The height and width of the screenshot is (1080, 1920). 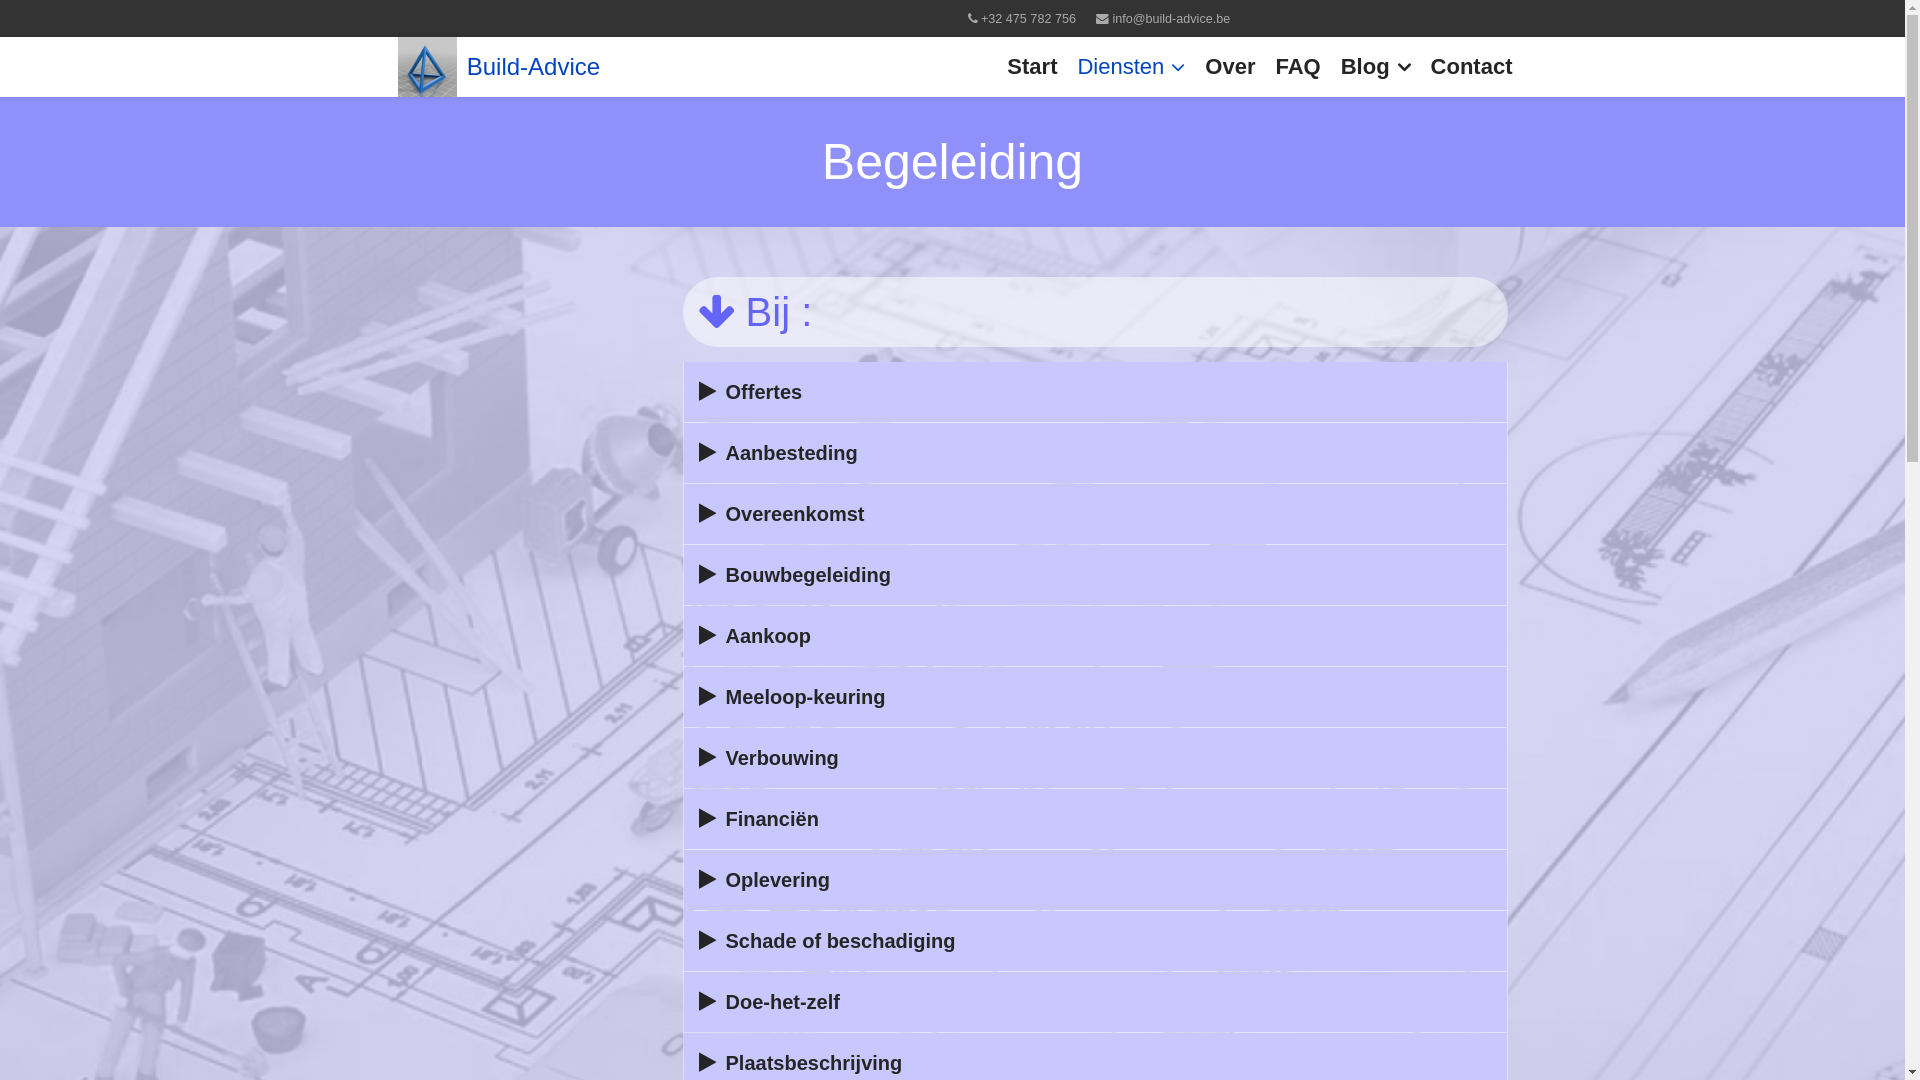 I want to click on 'Over', so click(x=1228, y=65).